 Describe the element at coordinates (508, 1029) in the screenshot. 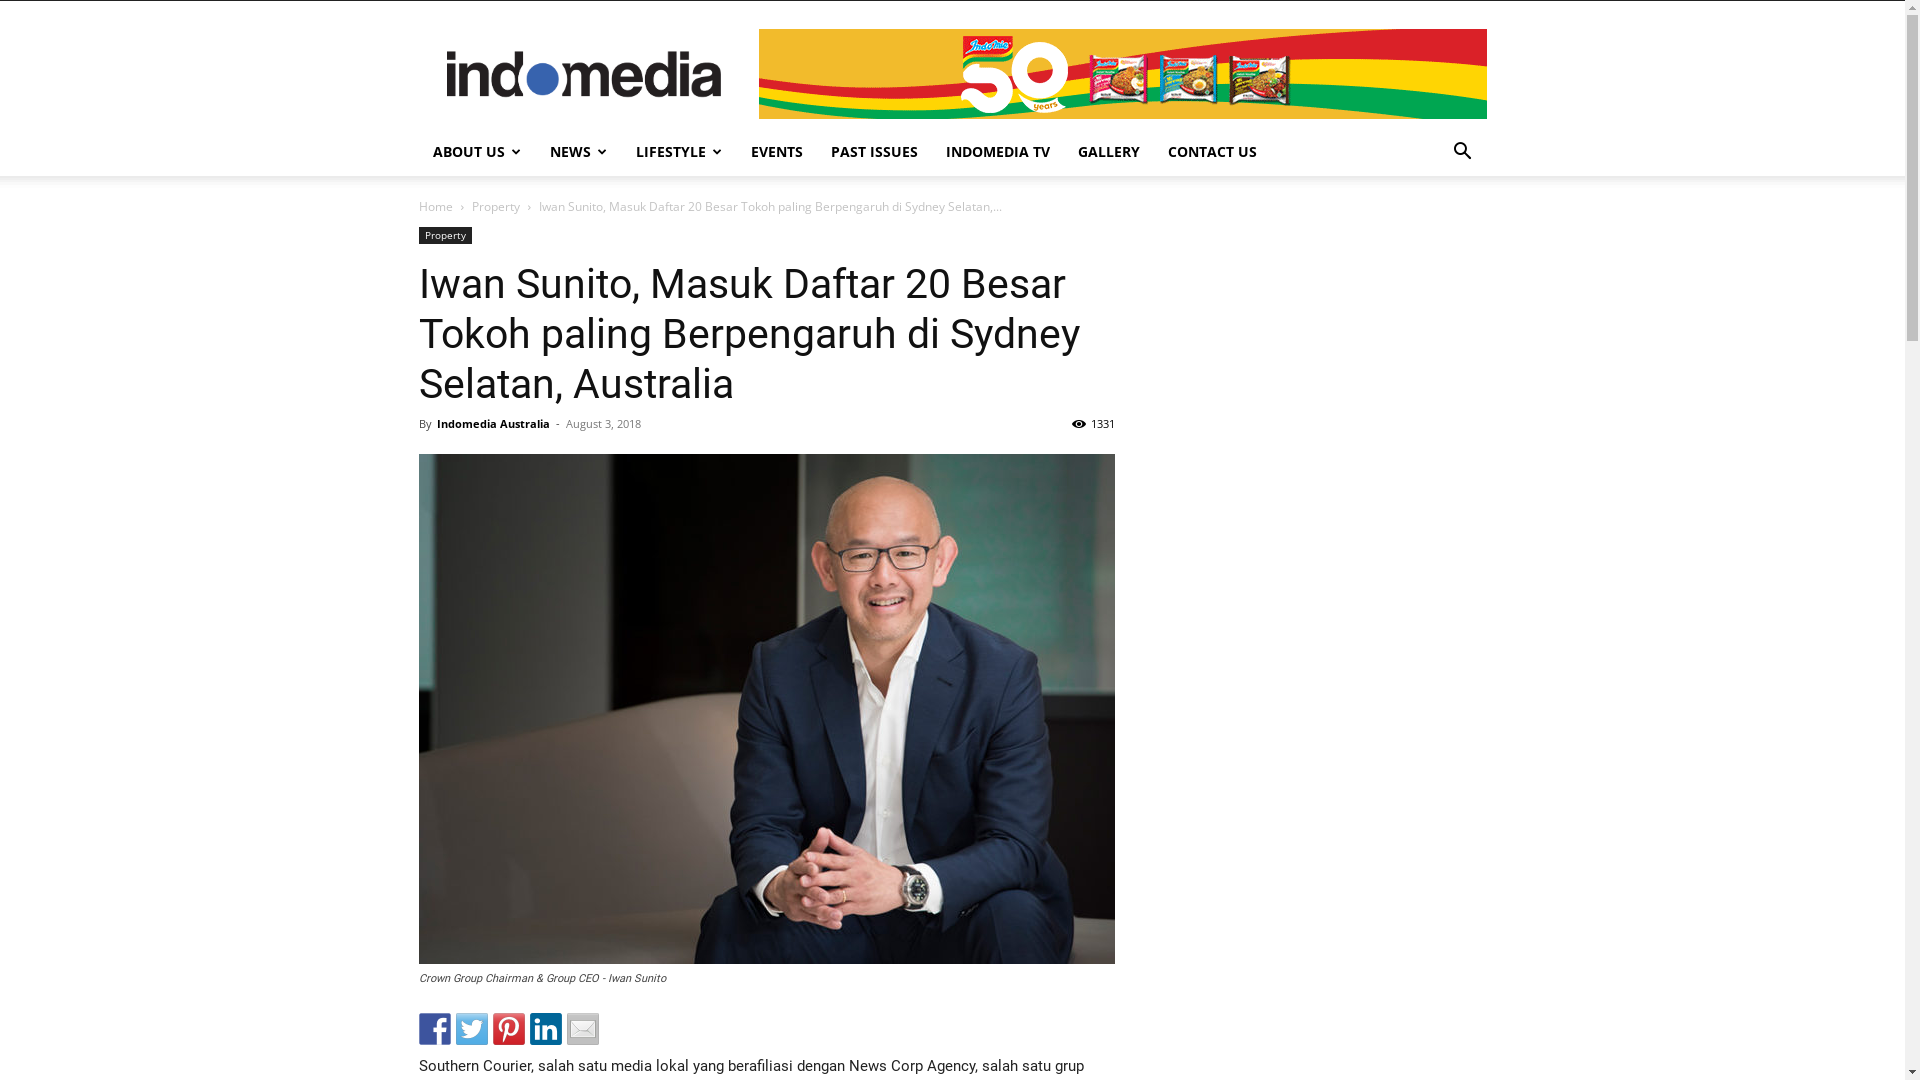

I see `'Pin it with Pinterest'` at that location.